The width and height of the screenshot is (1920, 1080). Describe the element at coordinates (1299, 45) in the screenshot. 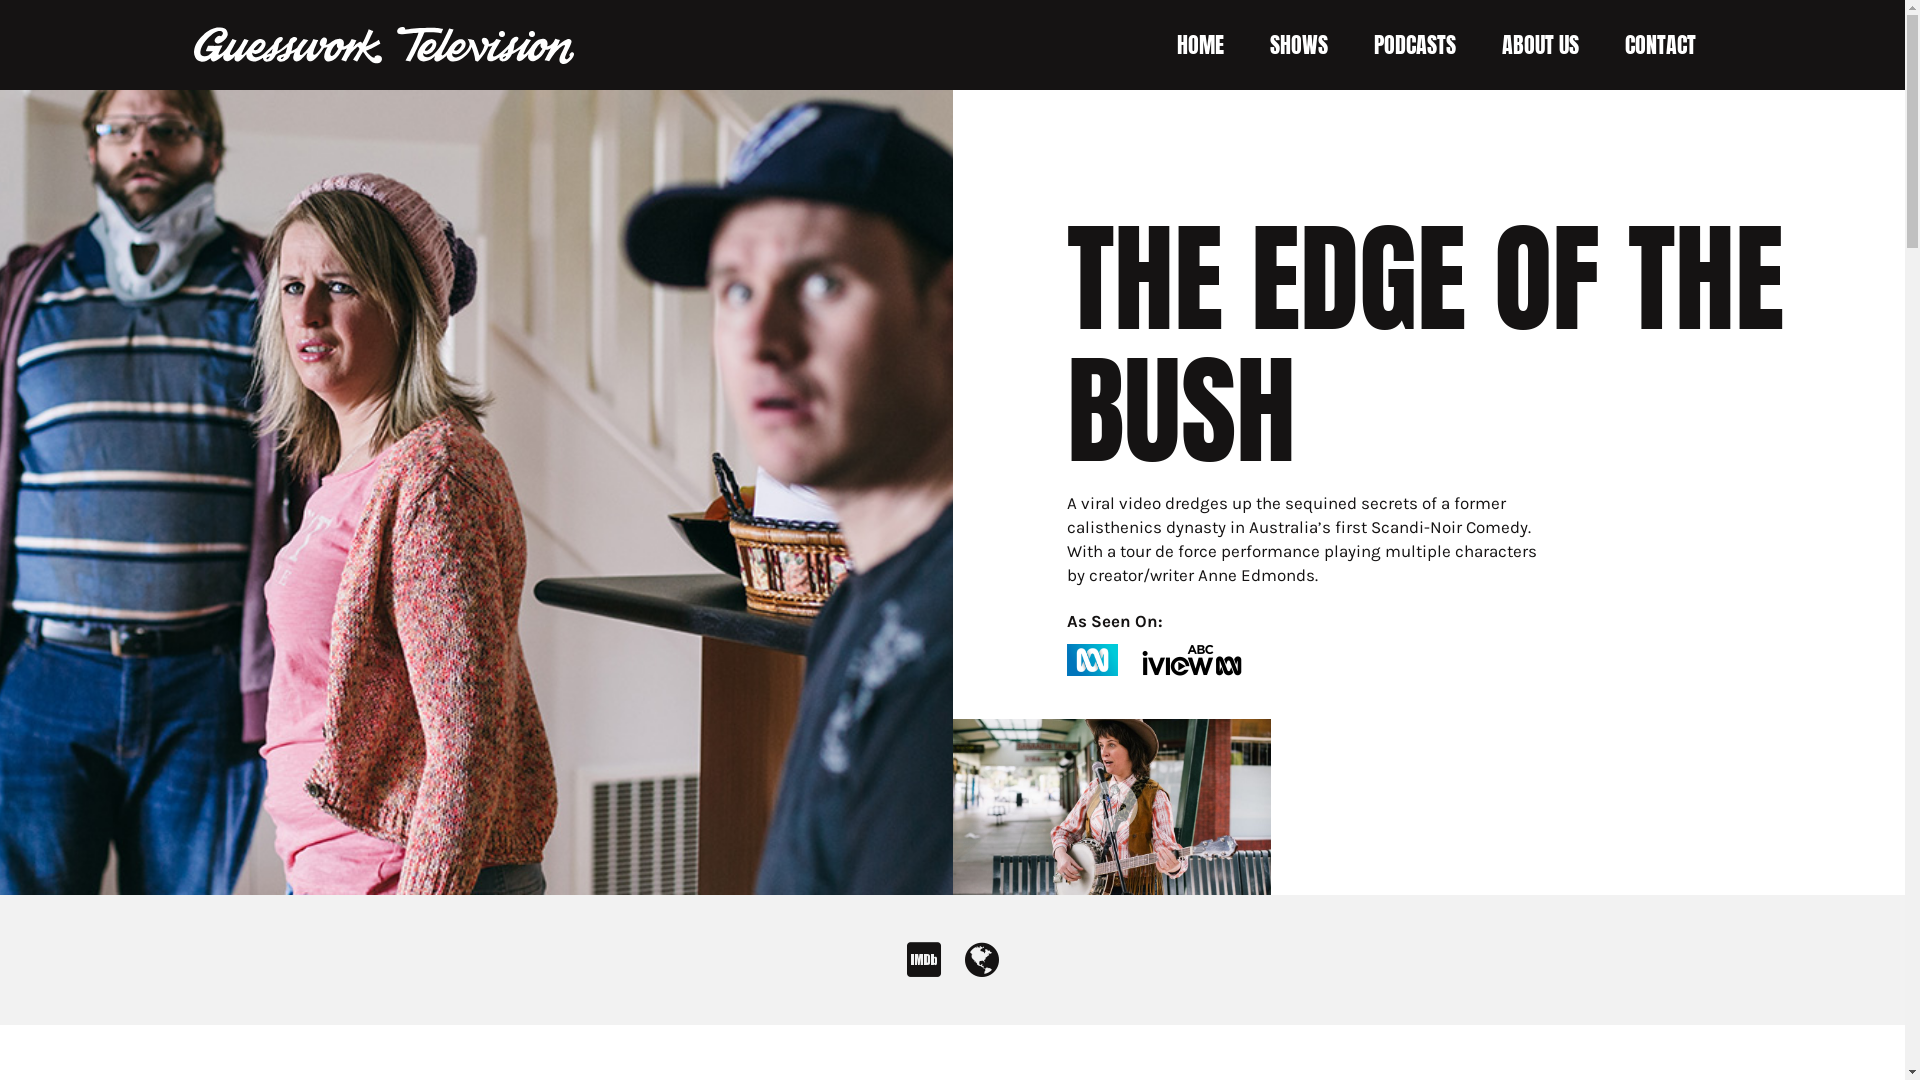

I see `'SHOWS'` at that location.